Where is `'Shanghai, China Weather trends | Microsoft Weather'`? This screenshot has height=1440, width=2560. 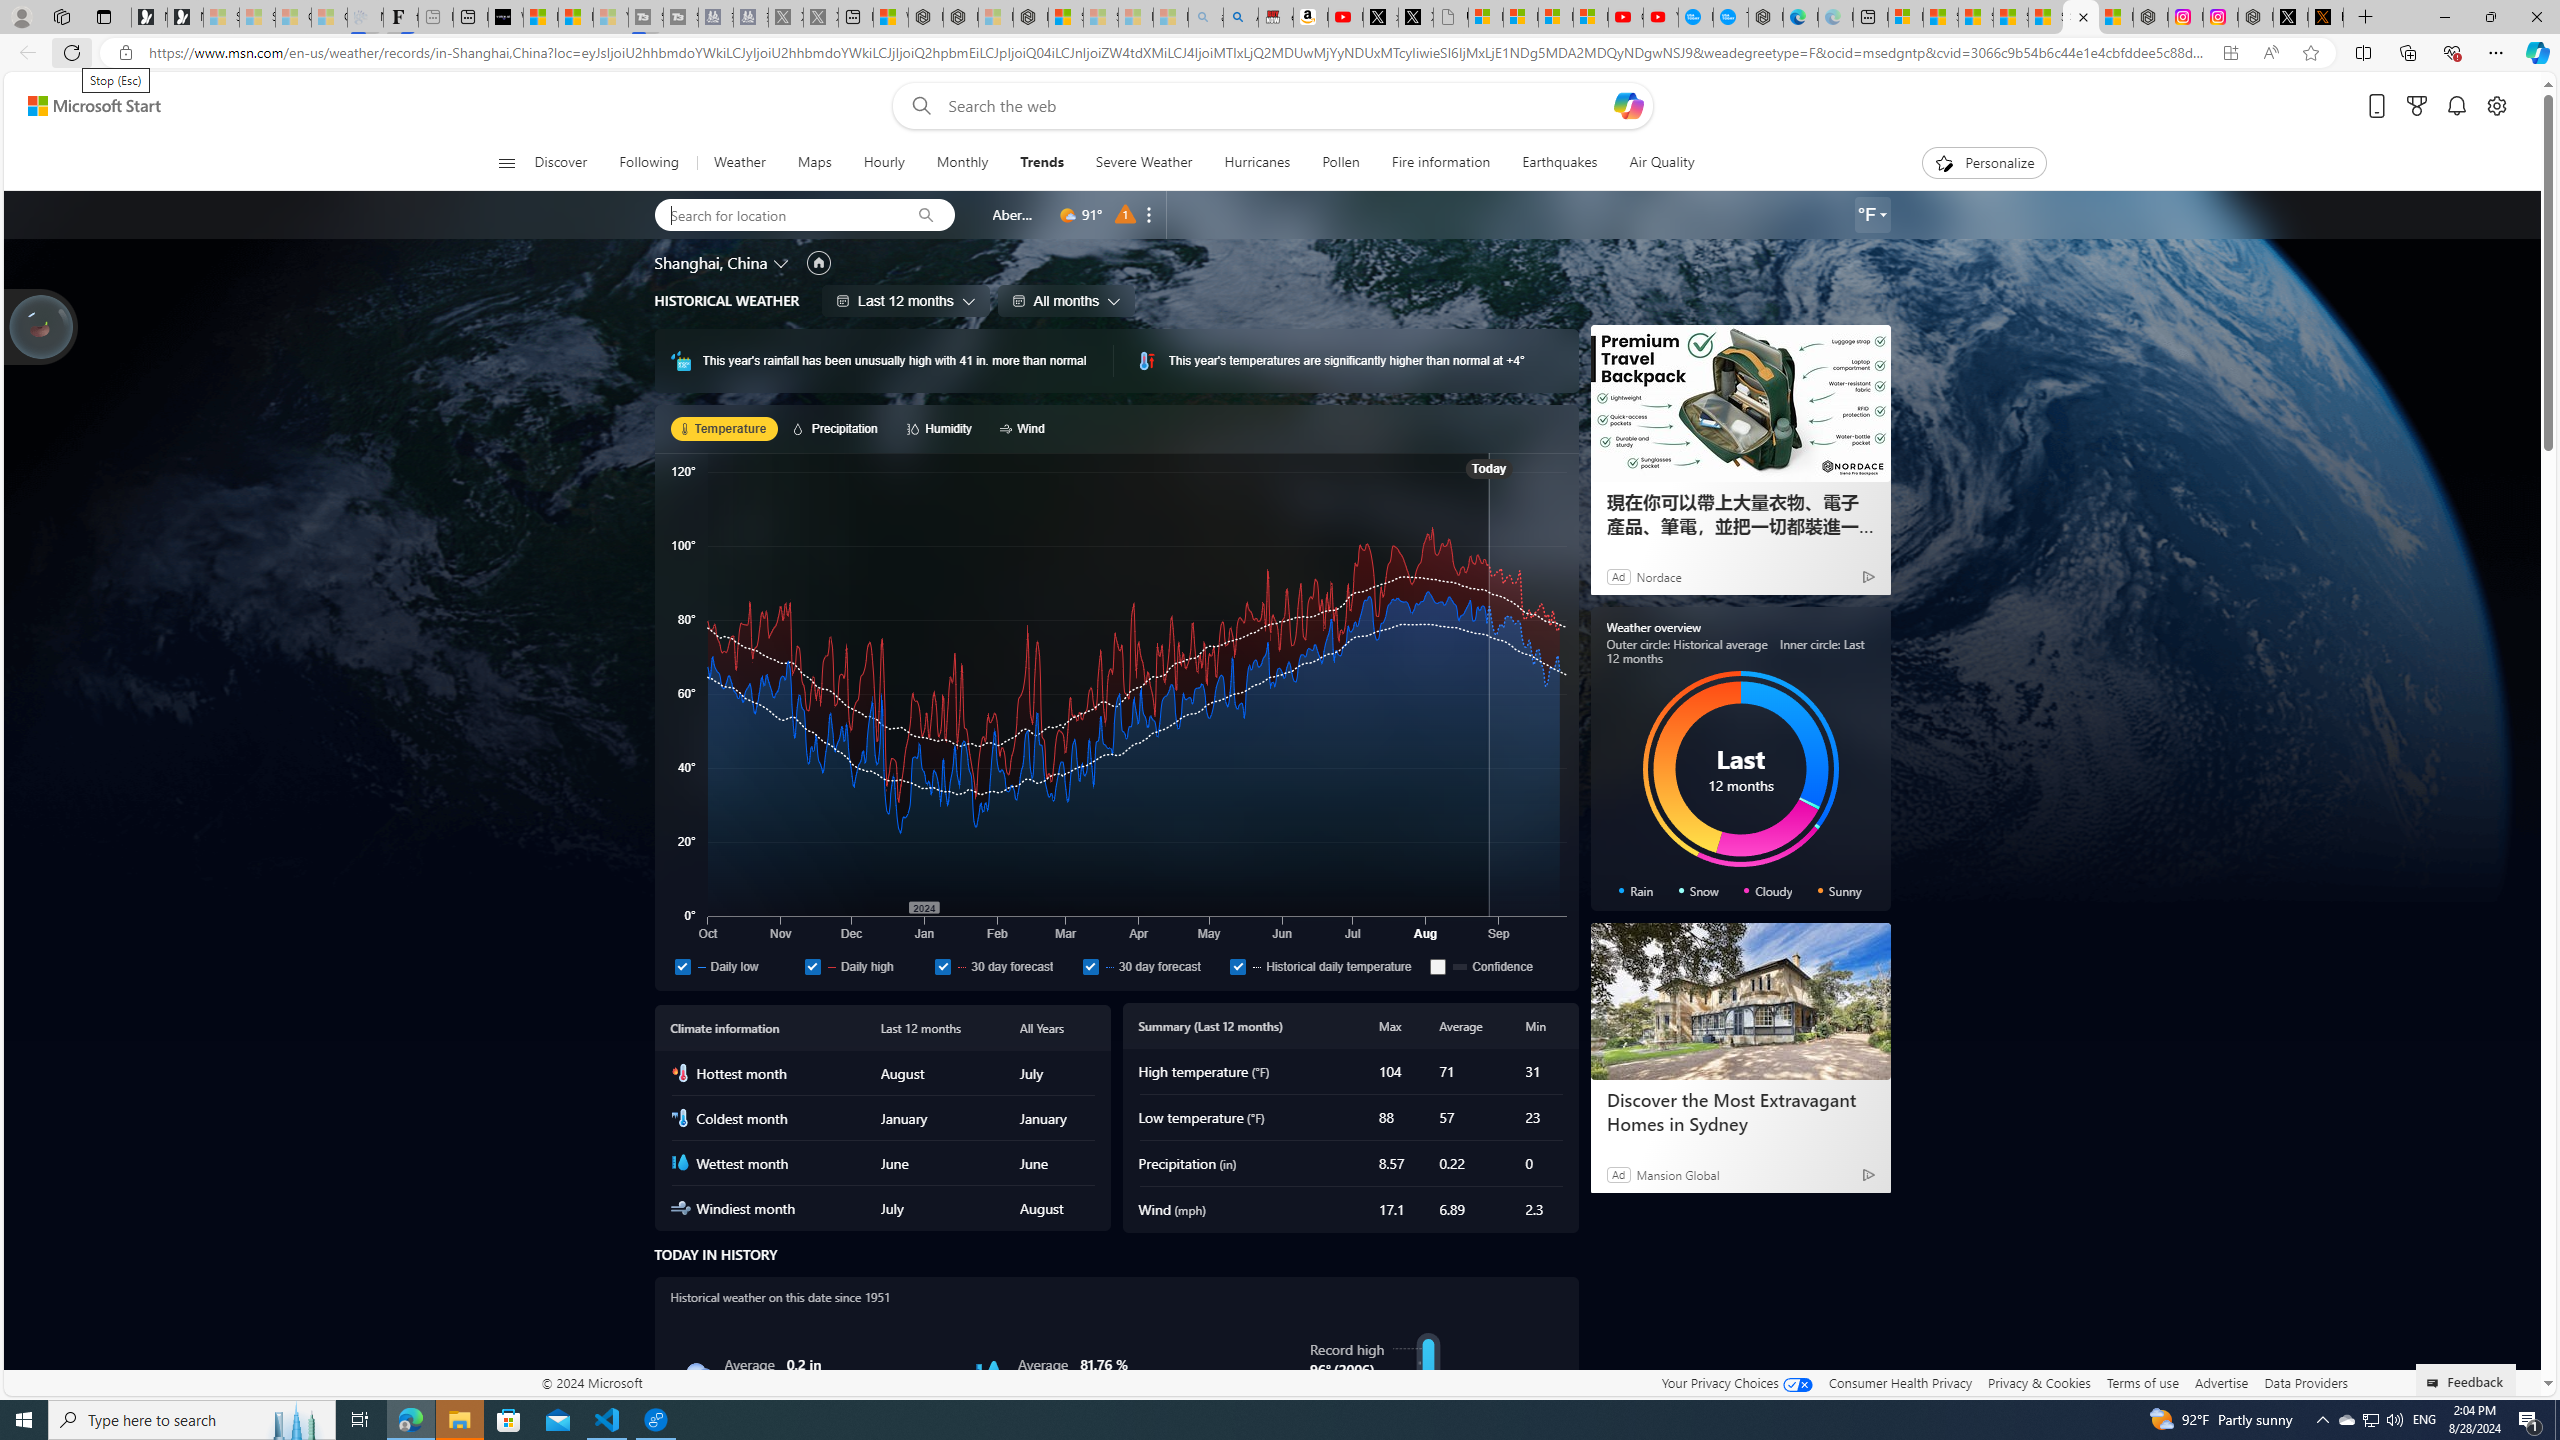
'Shanghai, China Weather trends | Microsoft Weather' is located at coordinates (2080, 16).